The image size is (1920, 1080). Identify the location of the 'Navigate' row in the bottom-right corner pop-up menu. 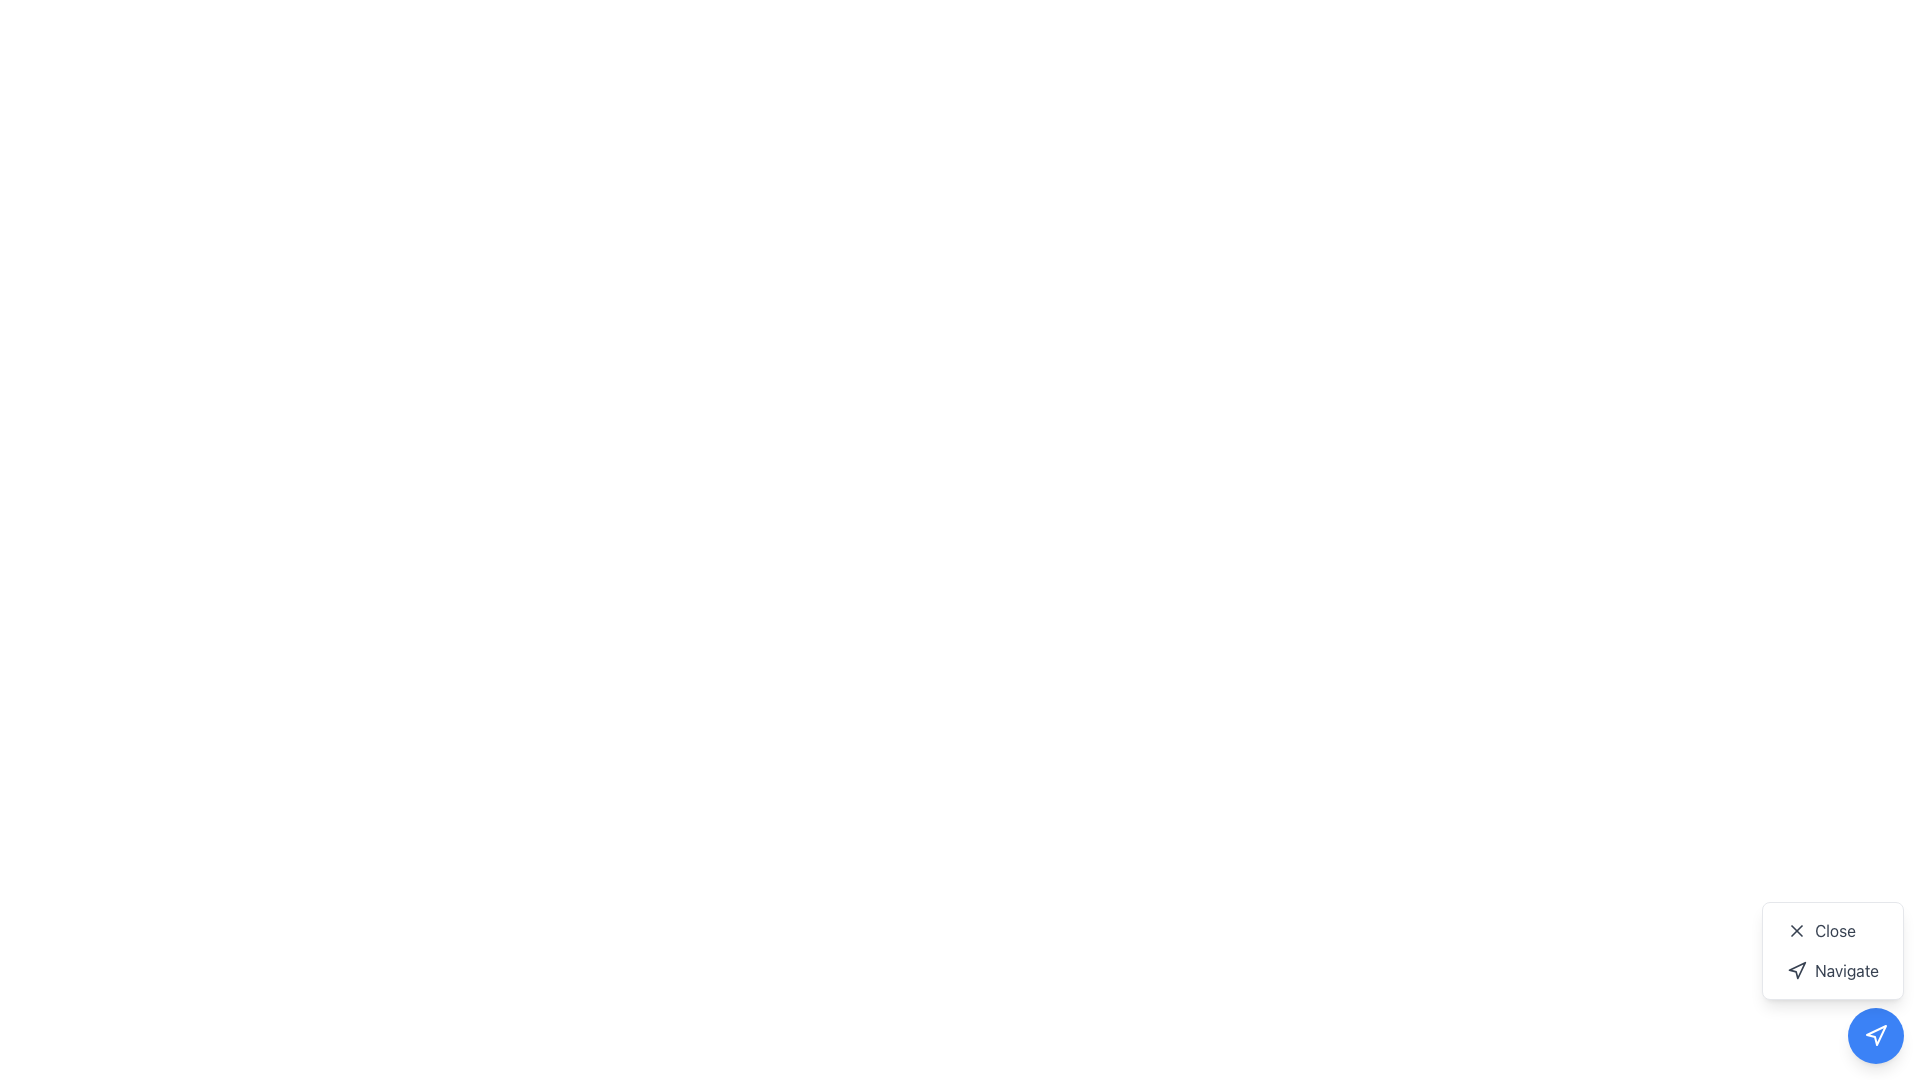
(1833, 950).